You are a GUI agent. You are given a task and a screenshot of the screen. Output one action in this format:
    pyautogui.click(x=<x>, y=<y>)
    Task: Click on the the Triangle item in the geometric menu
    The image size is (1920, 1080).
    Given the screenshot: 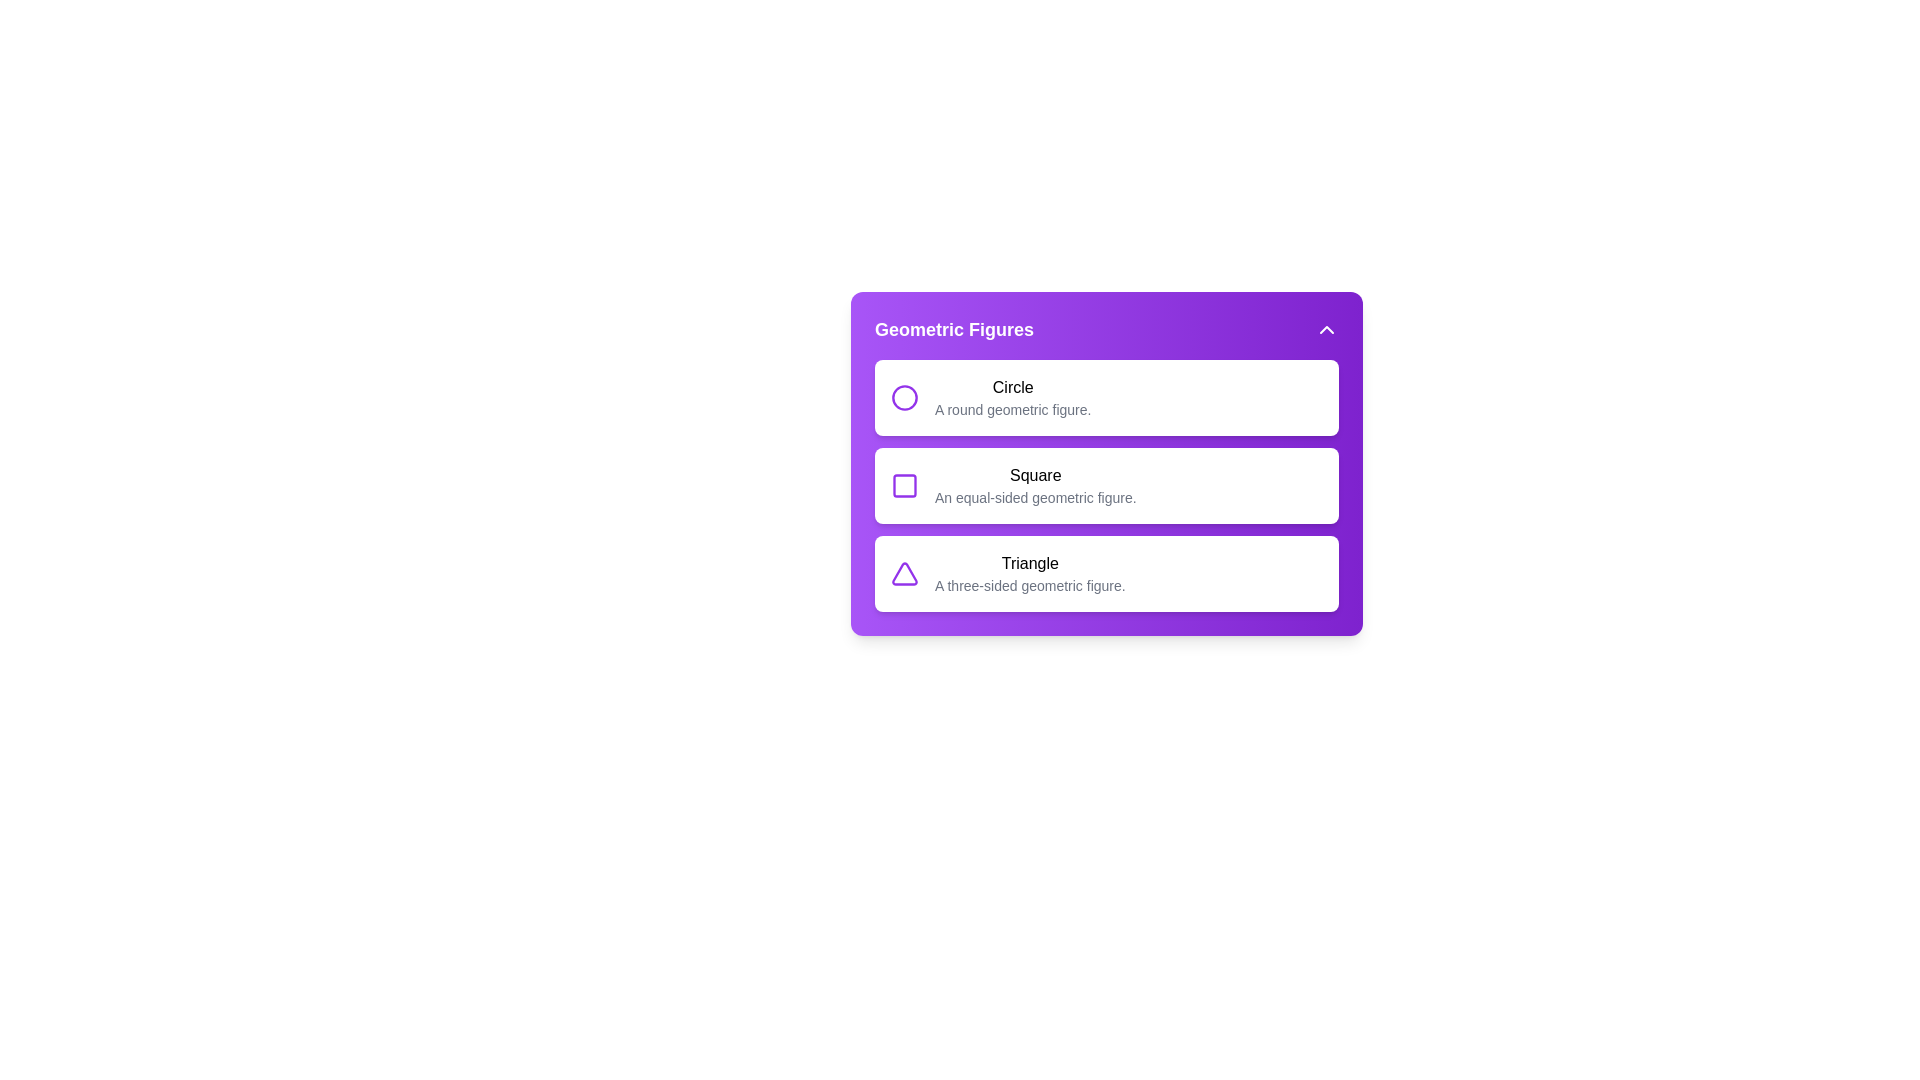 What is the action you would take?
    pyautogui.click(x=1030, y=574)
    